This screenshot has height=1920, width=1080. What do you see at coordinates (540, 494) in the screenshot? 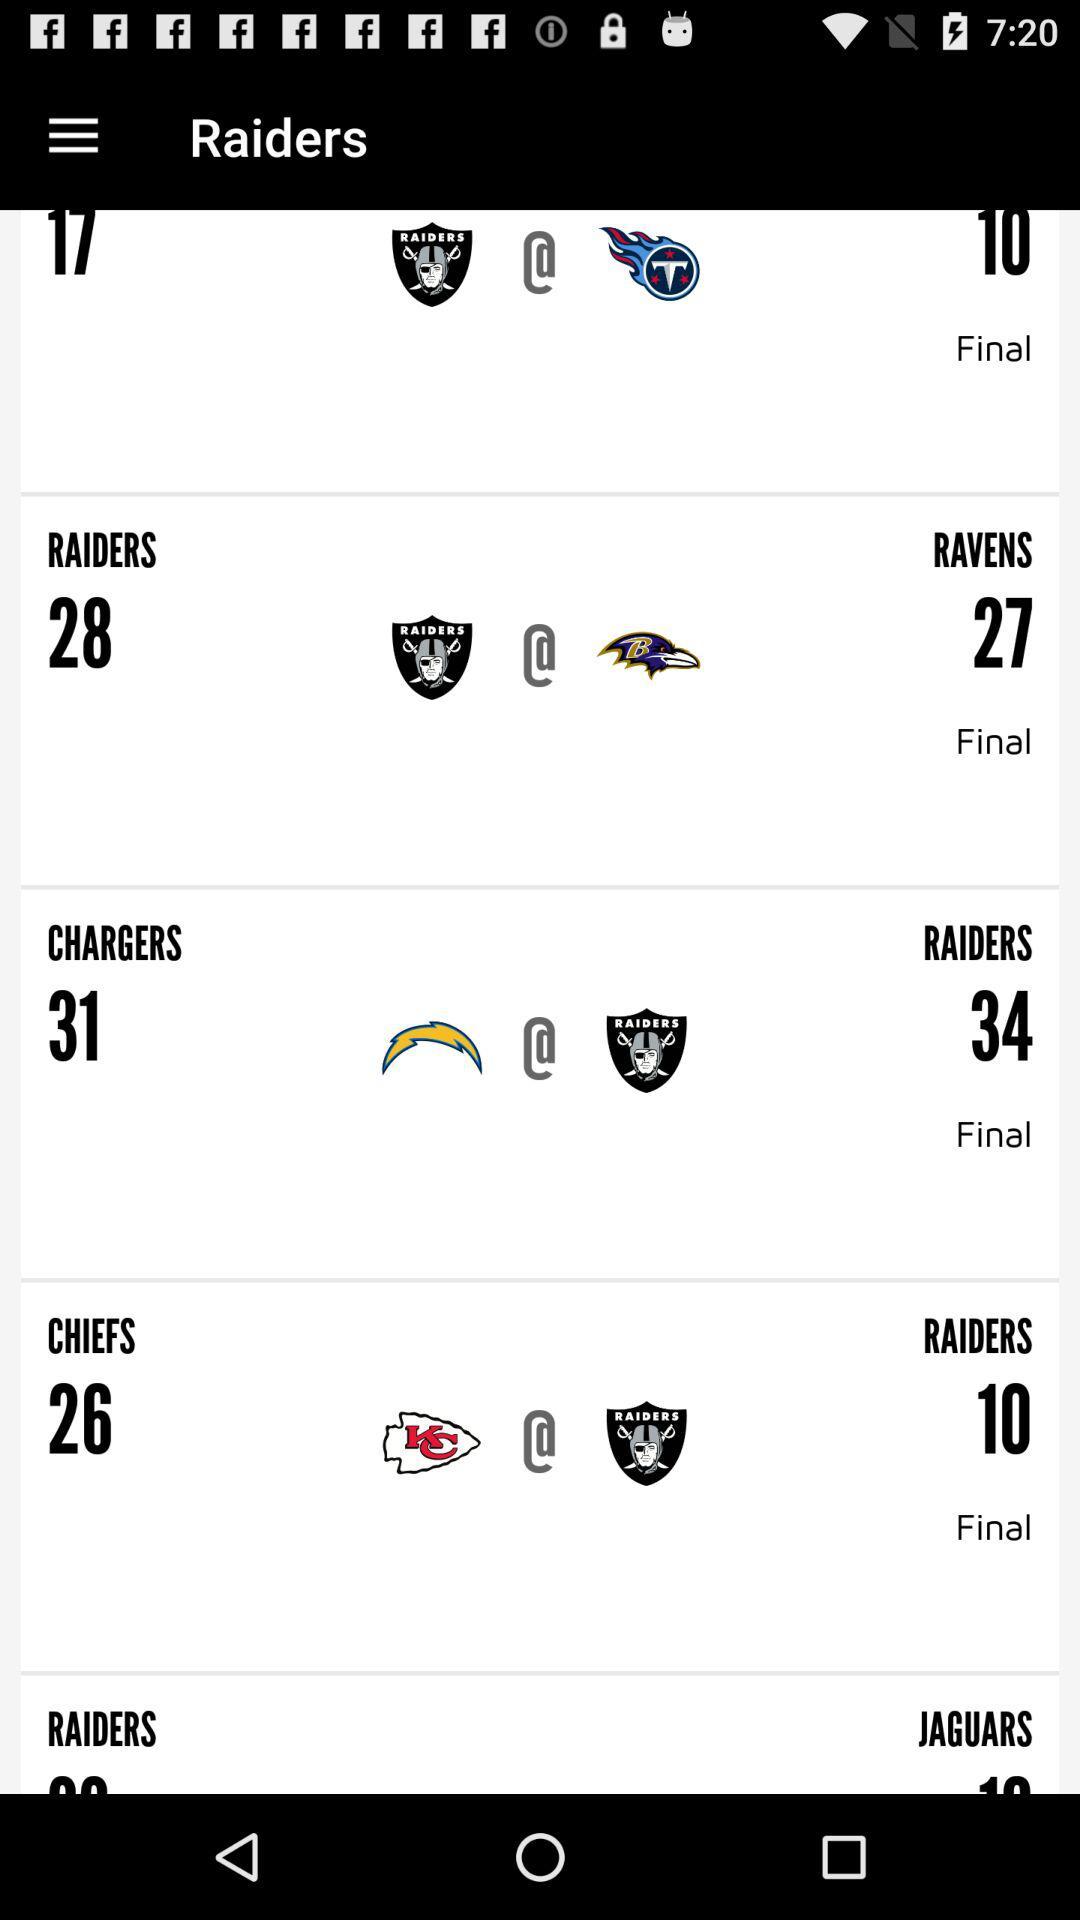
I see `item above the raiders item` at bounding box center [540, 494].